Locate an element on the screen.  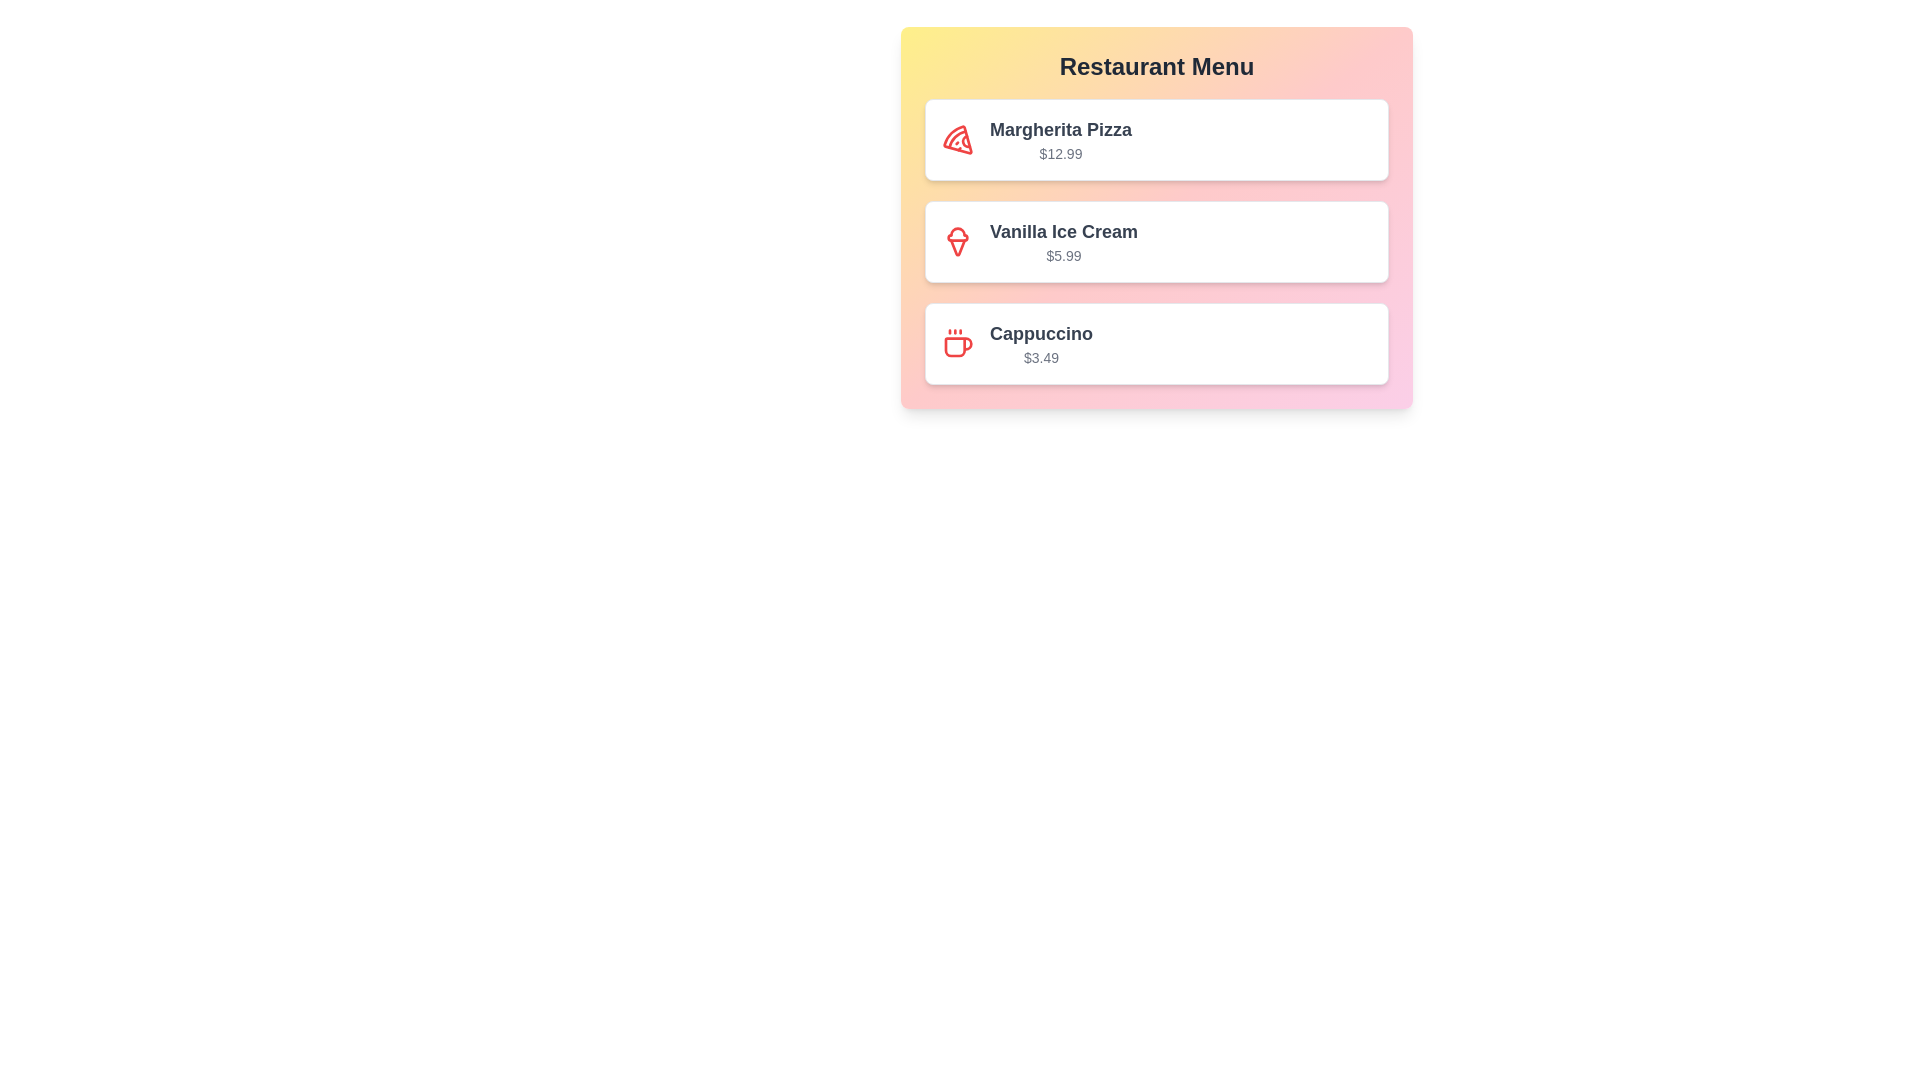
the menu item corresponding to Margherita Pizza is located at coordinates (1156, 138).